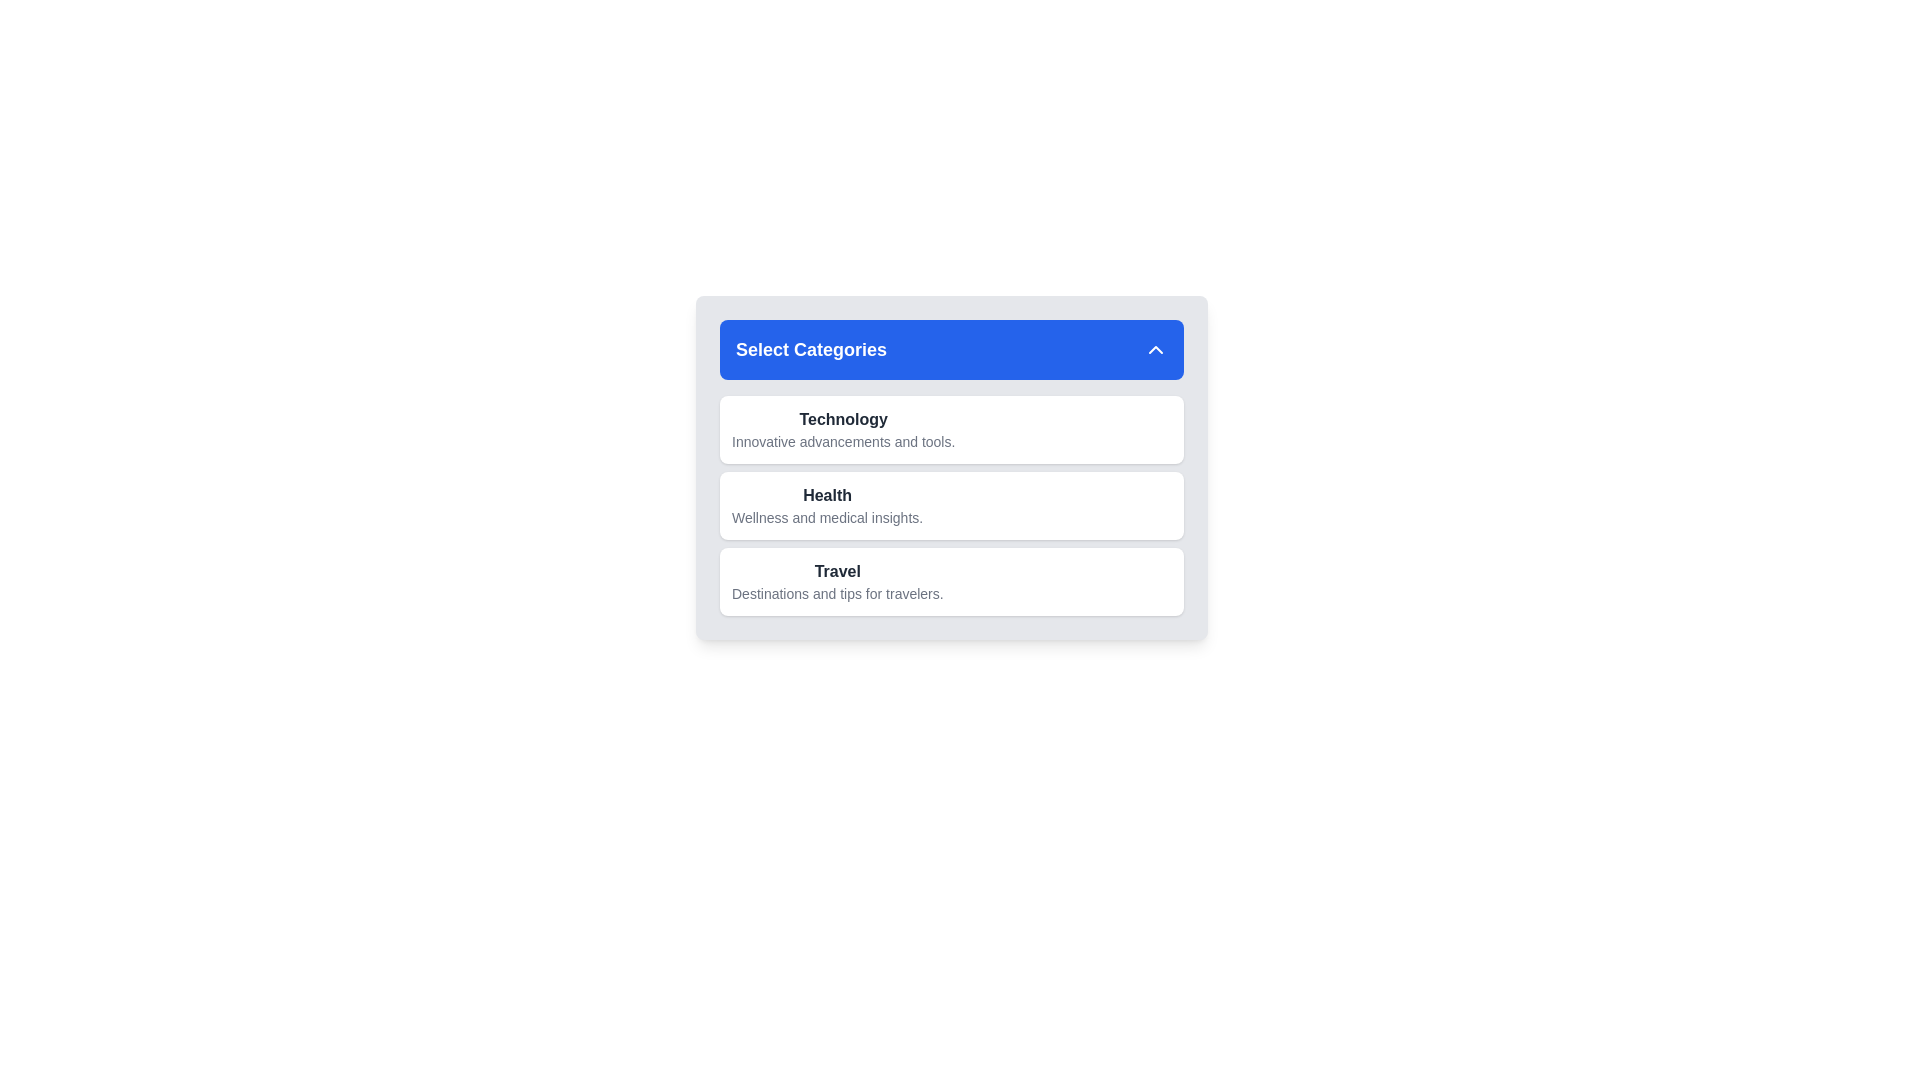 This screenshot has width=1920, height=1080. Describe the element at coordinates (837, 571) in the screenshot. I see `the bold, dark gray text label 'Travel' which serves as a heading for associated content, located in the third section below 'Select Categories.'` at that location.